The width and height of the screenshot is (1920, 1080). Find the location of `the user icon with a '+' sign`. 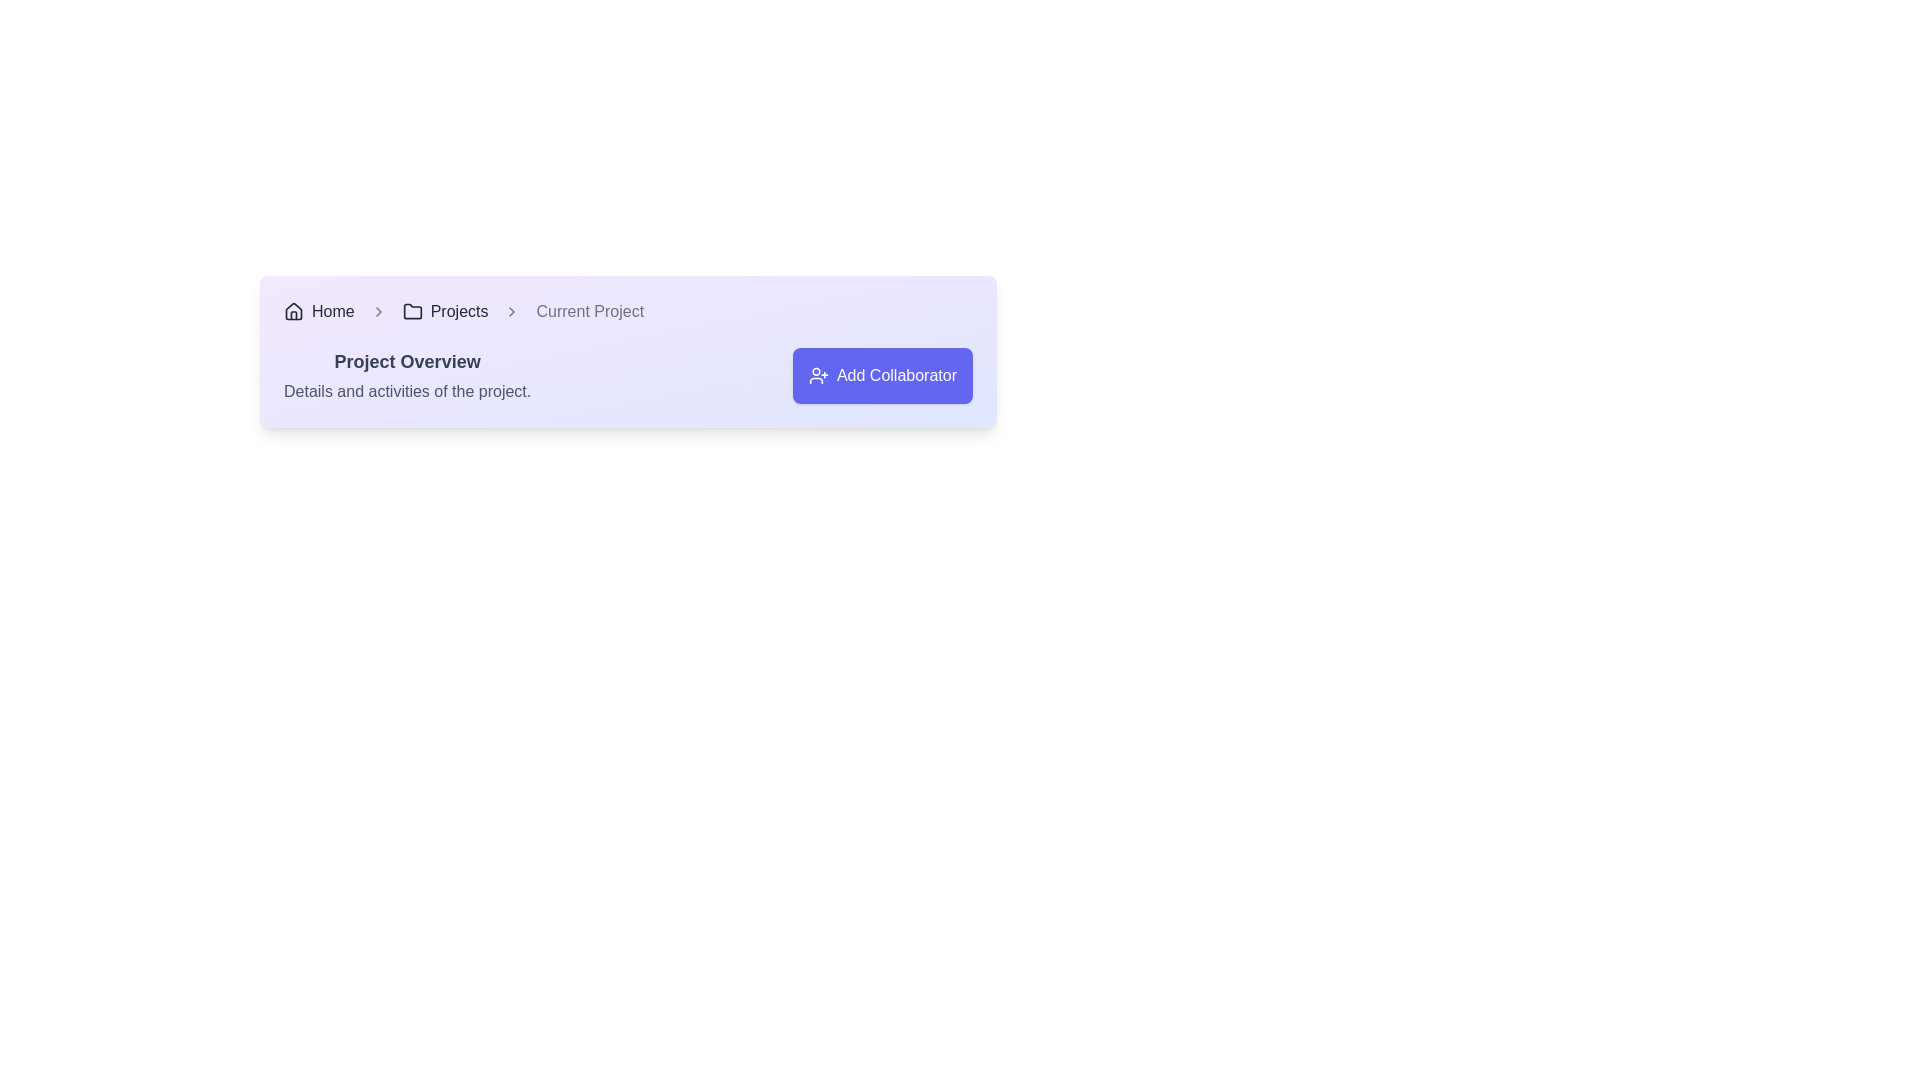

the user icon with a '+' sign is located at coordinates (818, 375).